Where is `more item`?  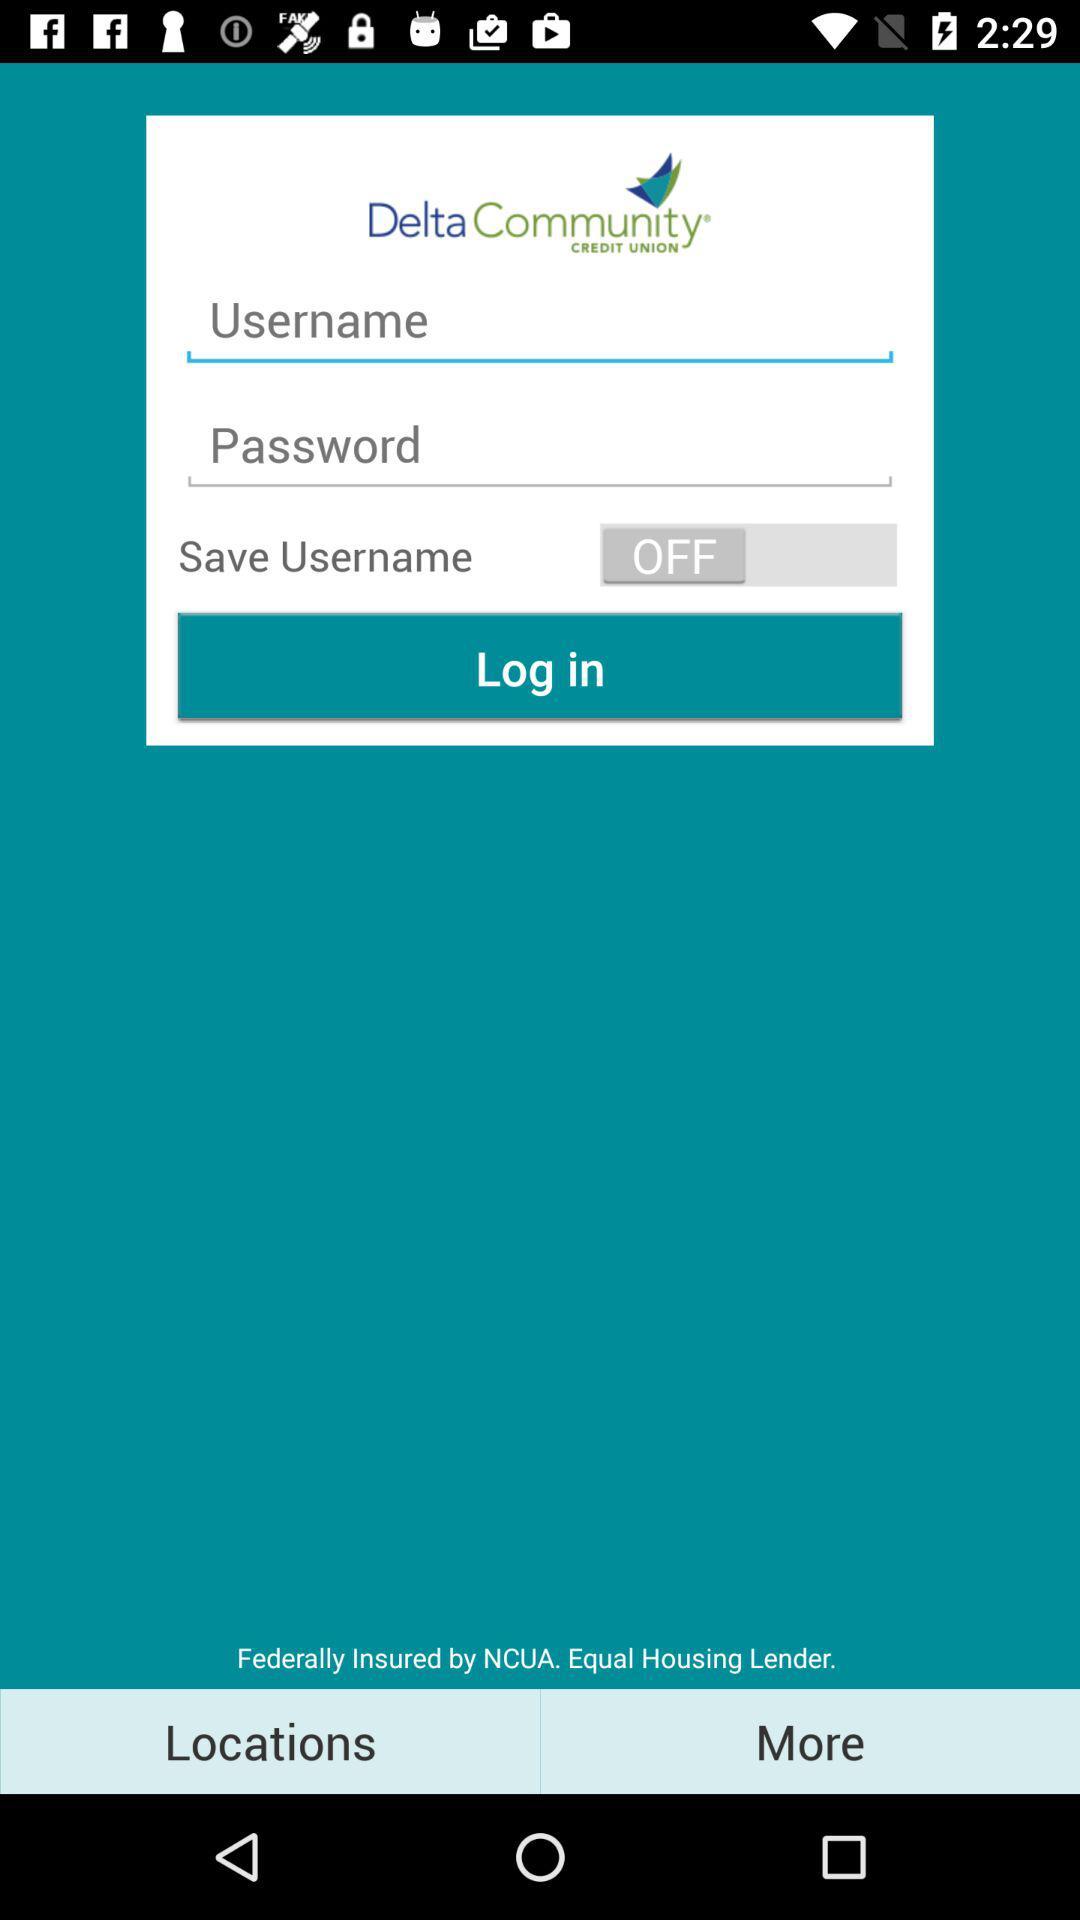 more item is located at coordinates (810, 1740).